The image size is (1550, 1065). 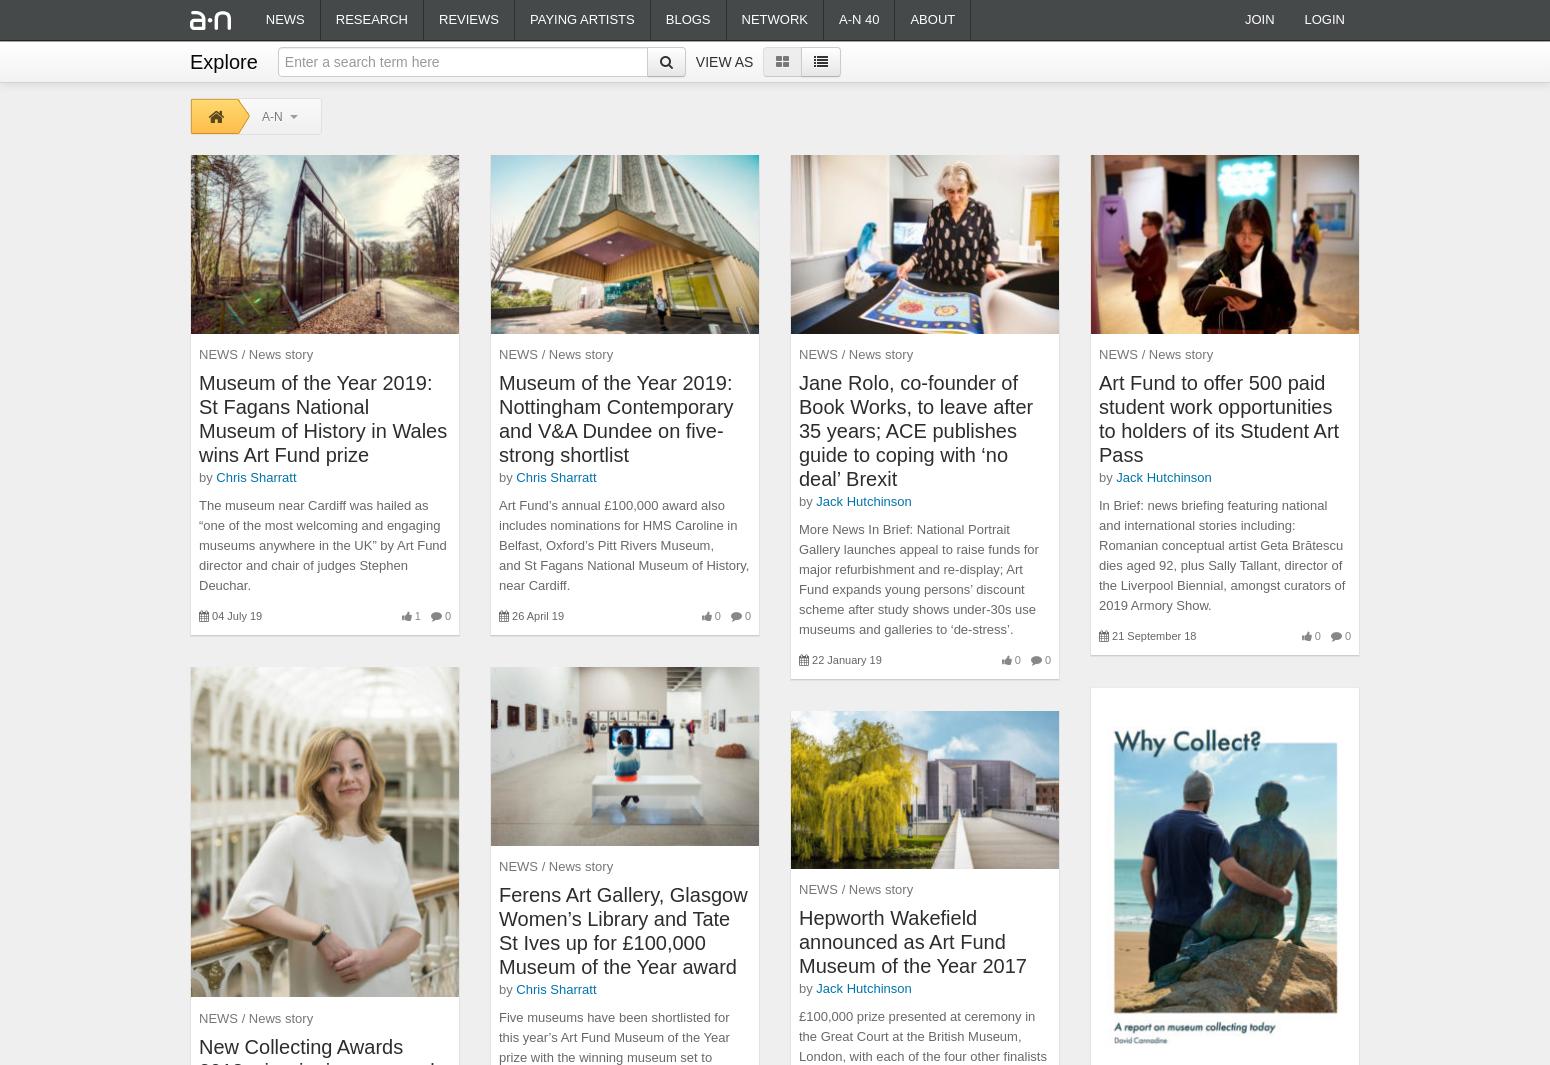 I want to click on 'Hepworth Wakefield announced as Art Fund Museum of the Year 2017', so click(x=798, y=941).